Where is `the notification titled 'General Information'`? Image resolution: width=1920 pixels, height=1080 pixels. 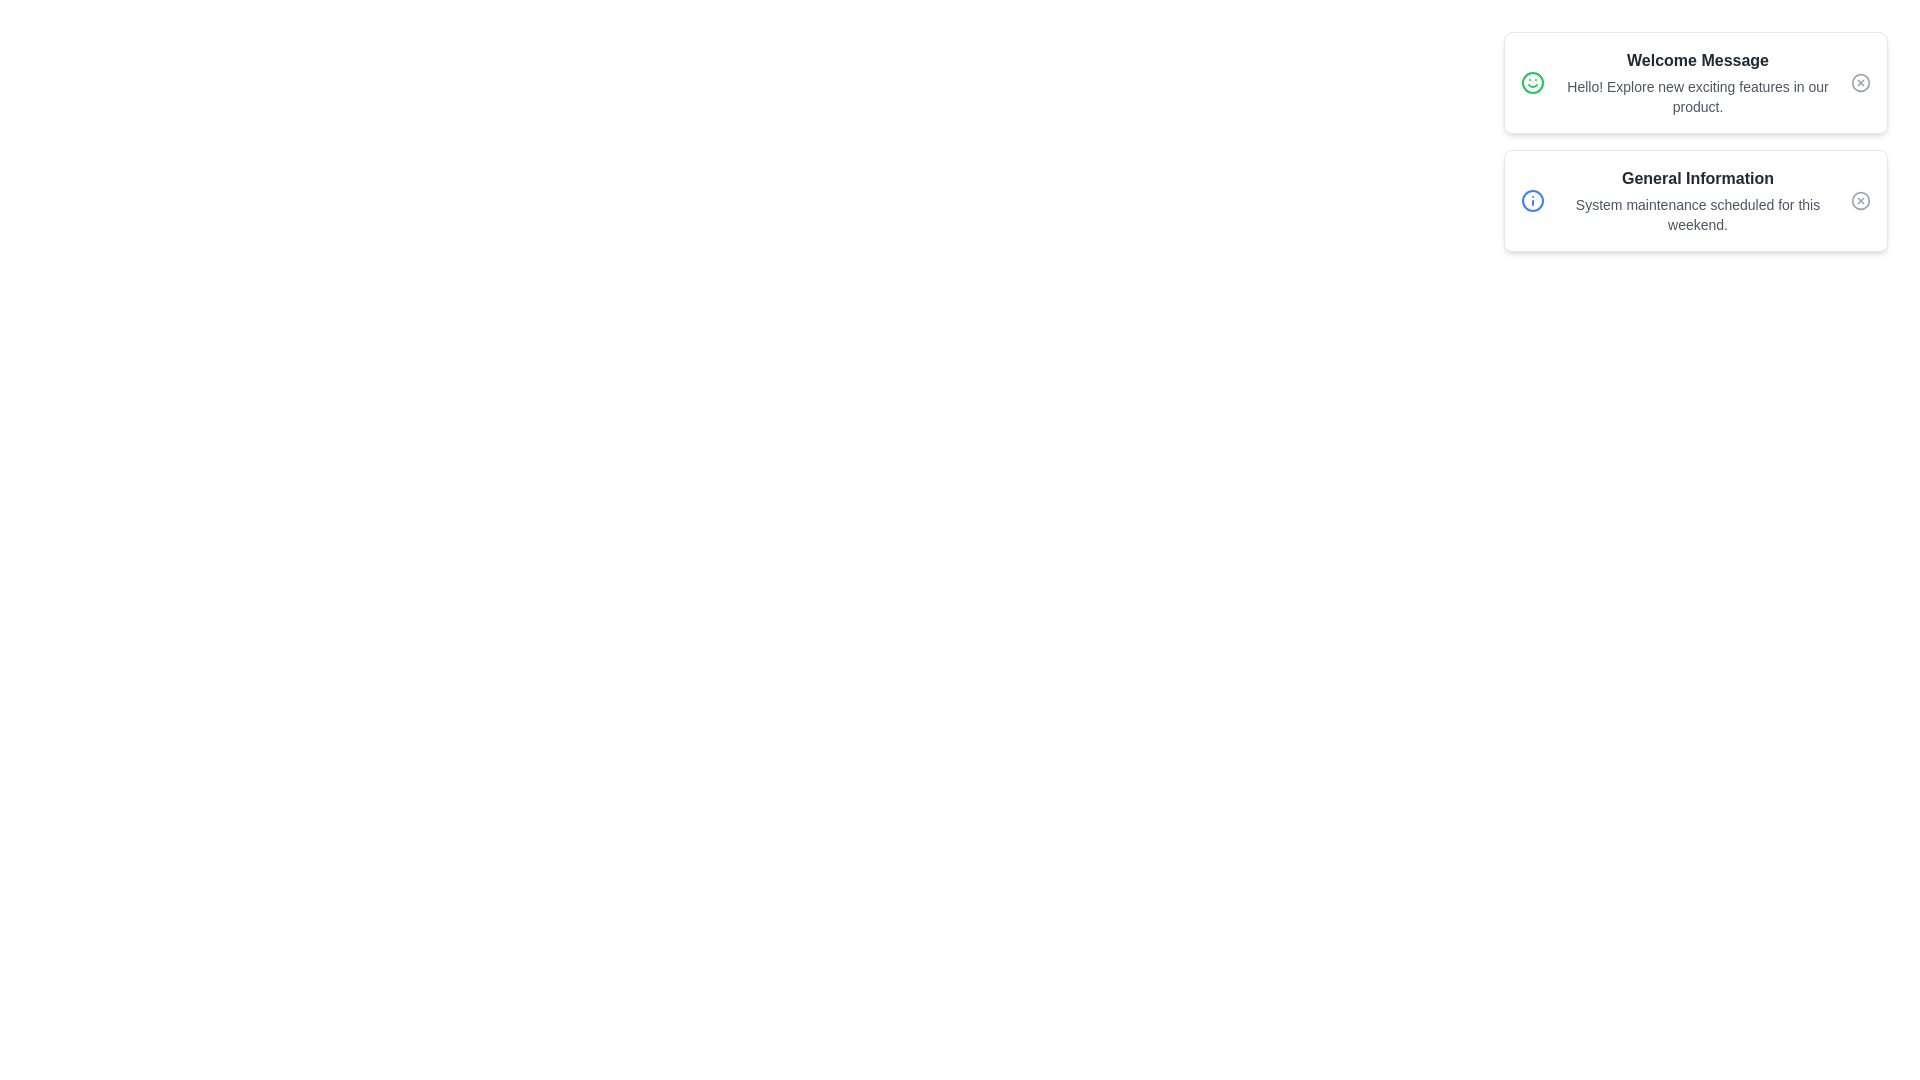 the notification titled 'General Information' is located at coordinates (1694, 200).